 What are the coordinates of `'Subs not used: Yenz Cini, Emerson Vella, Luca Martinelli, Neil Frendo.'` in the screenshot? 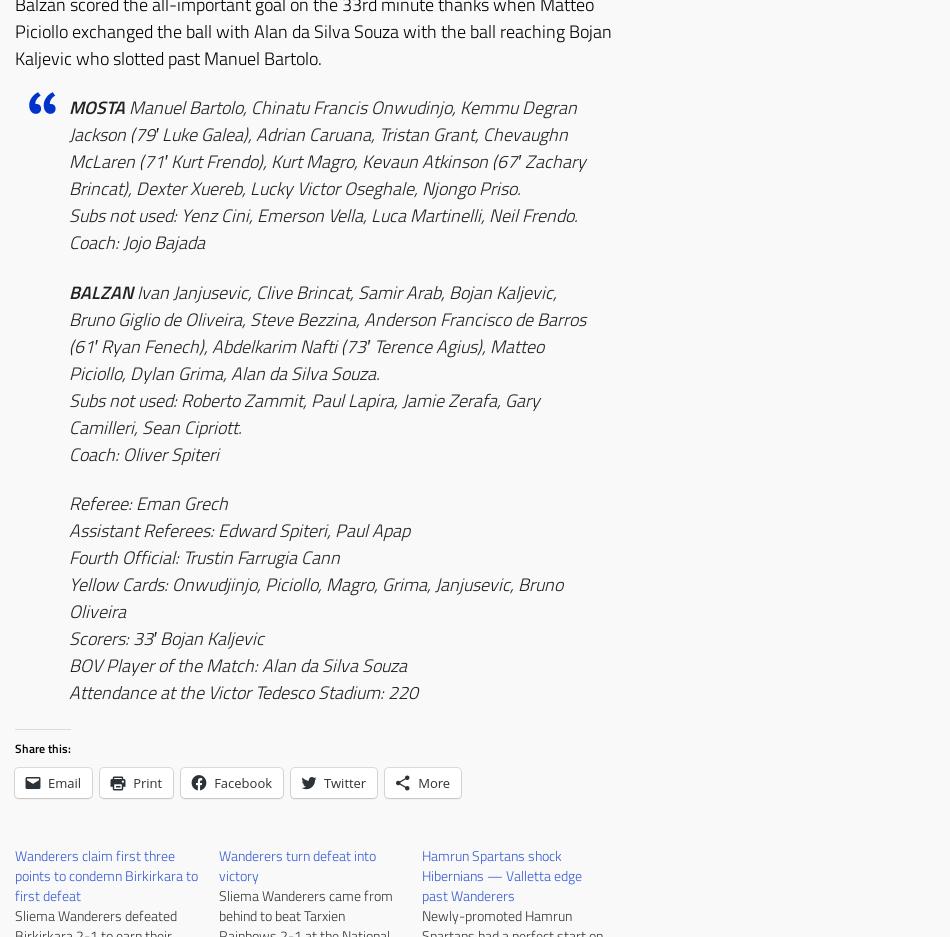 It's located at (322, 215).